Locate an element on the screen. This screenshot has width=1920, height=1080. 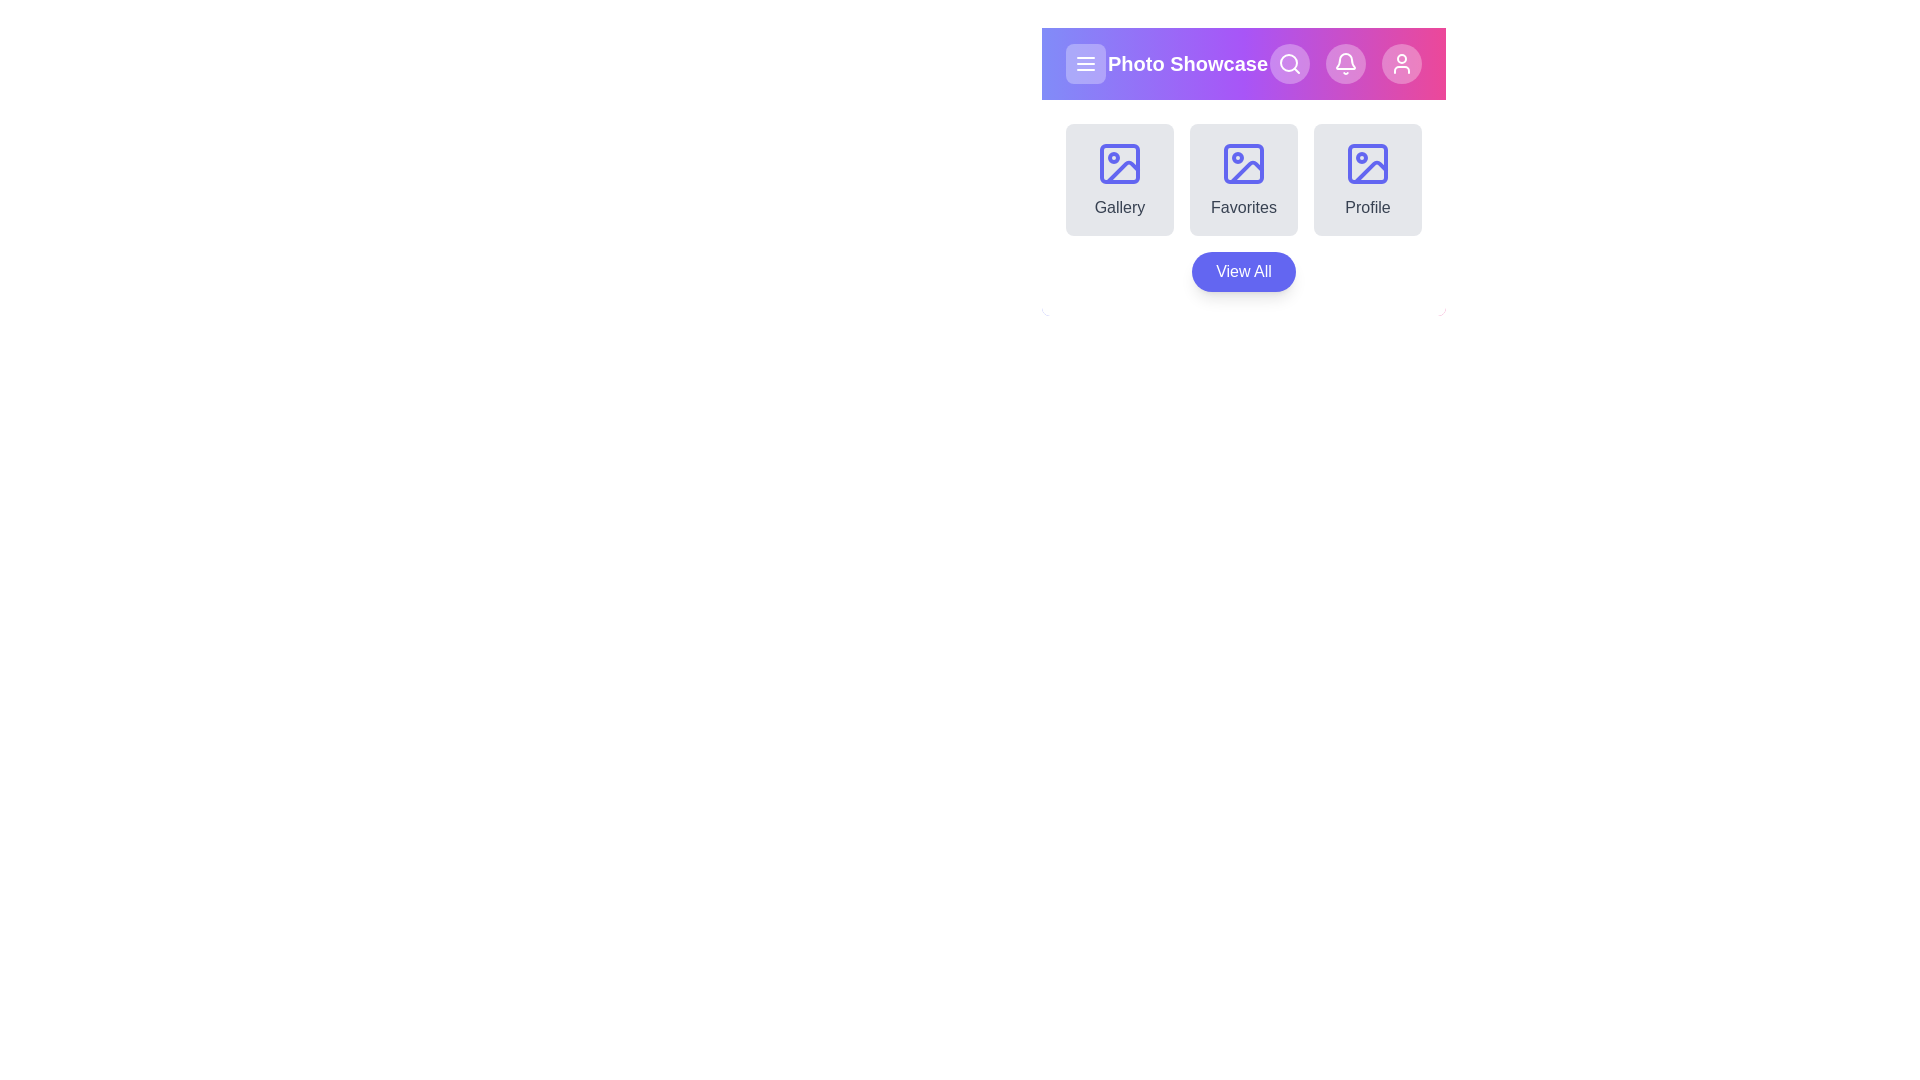
the Favorites section from the available options is located at coordinates (1242, 180).